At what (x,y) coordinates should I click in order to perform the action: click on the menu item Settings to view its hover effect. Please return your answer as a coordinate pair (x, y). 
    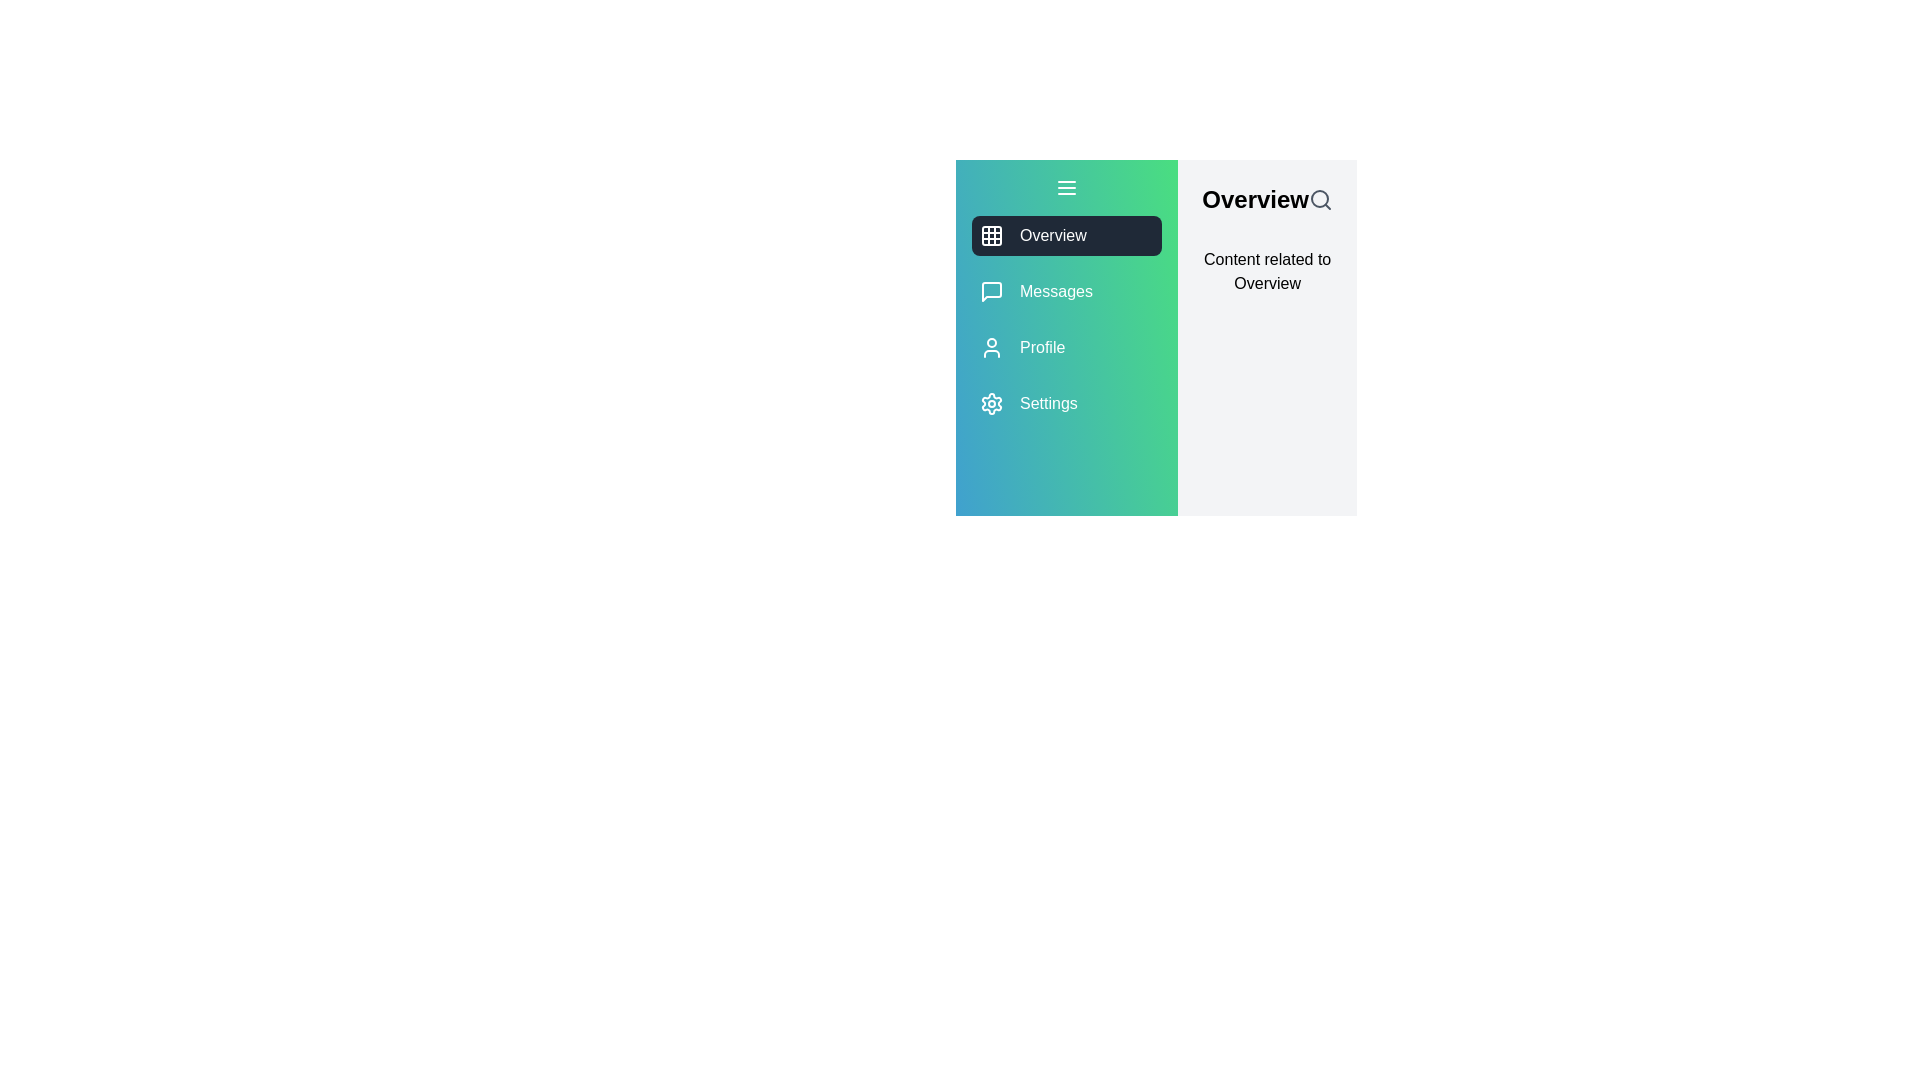
    Looking at the image, I should click on (1065, 404).